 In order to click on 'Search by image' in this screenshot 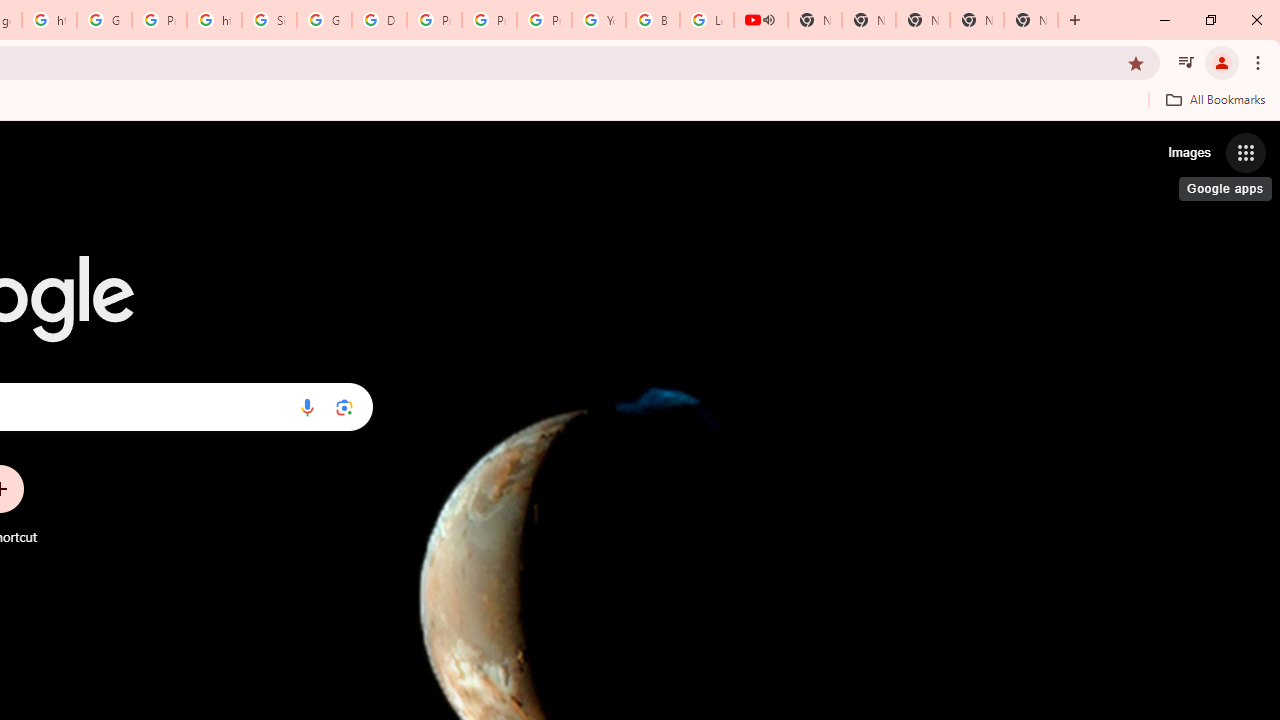, I will do `click(344, 406)`.